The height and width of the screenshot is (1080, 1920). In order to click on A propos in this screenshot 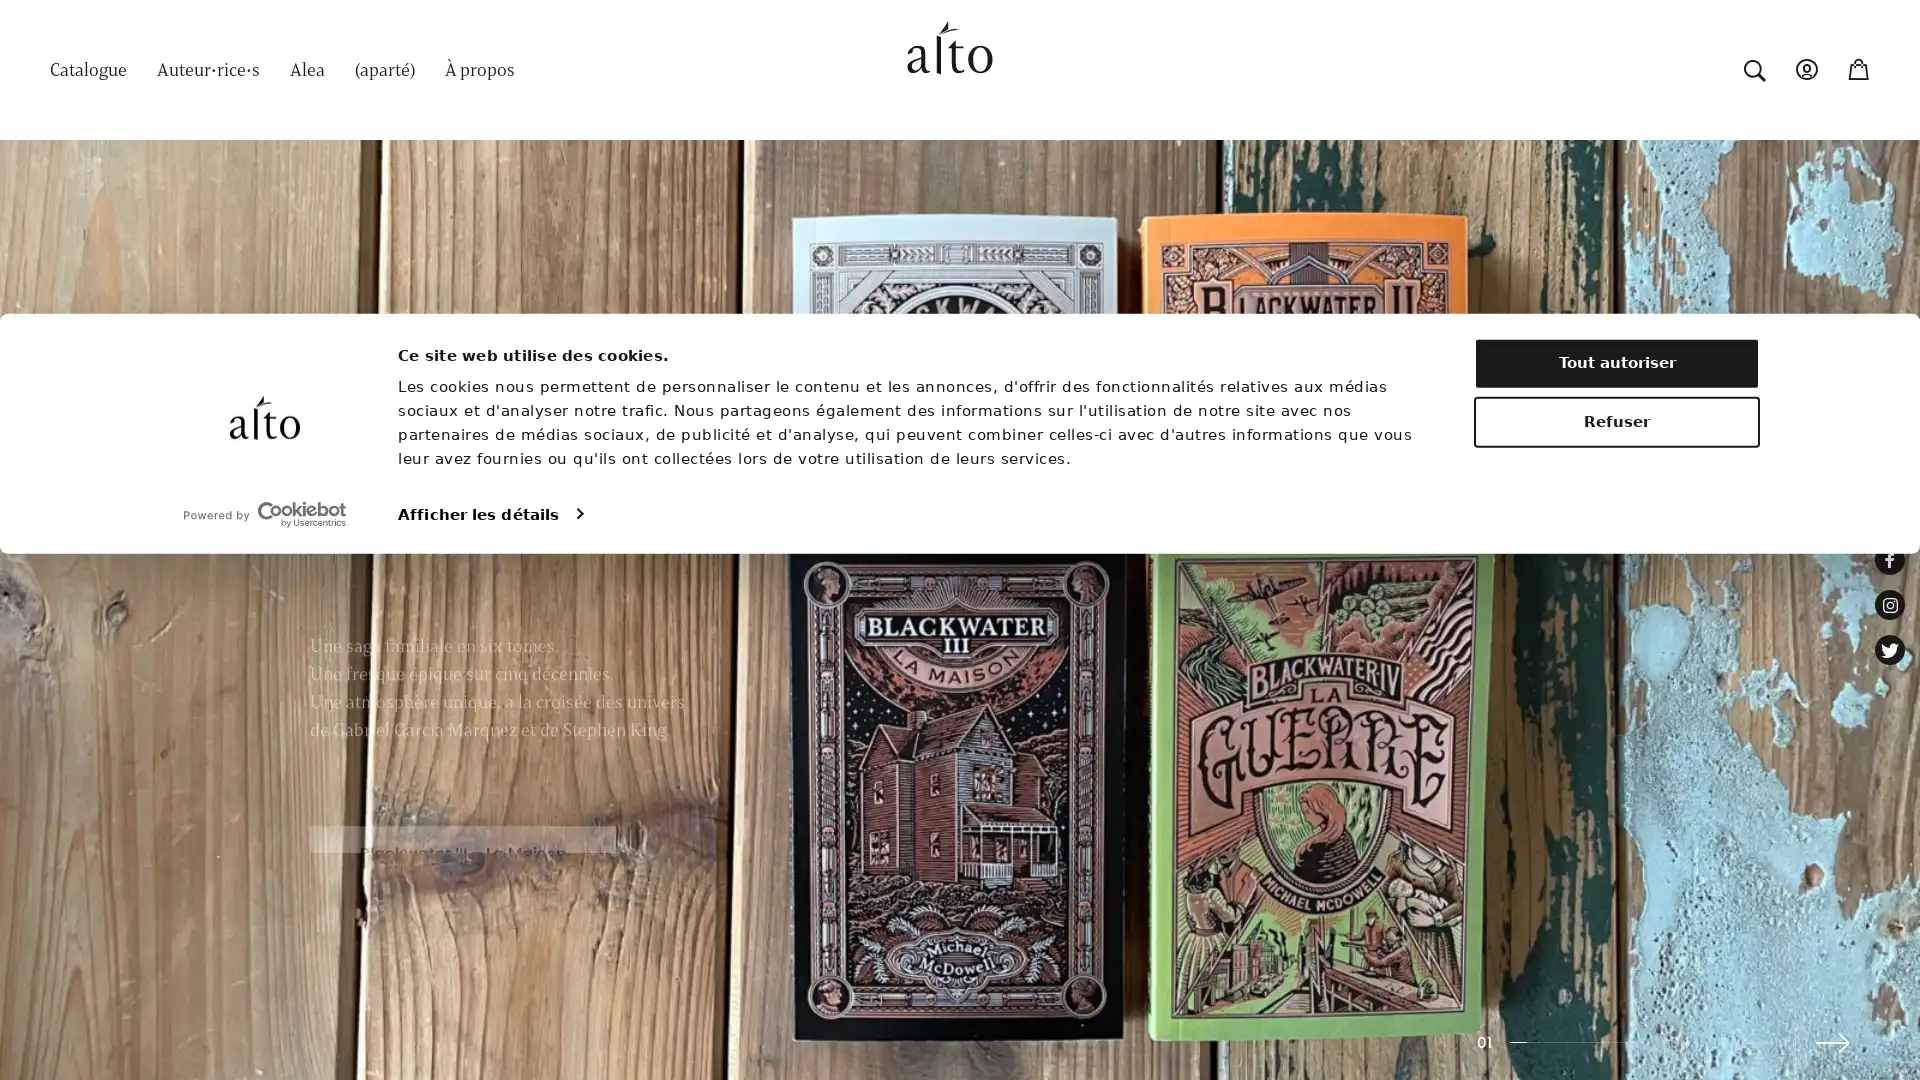, I will do `click(480, 68)`.